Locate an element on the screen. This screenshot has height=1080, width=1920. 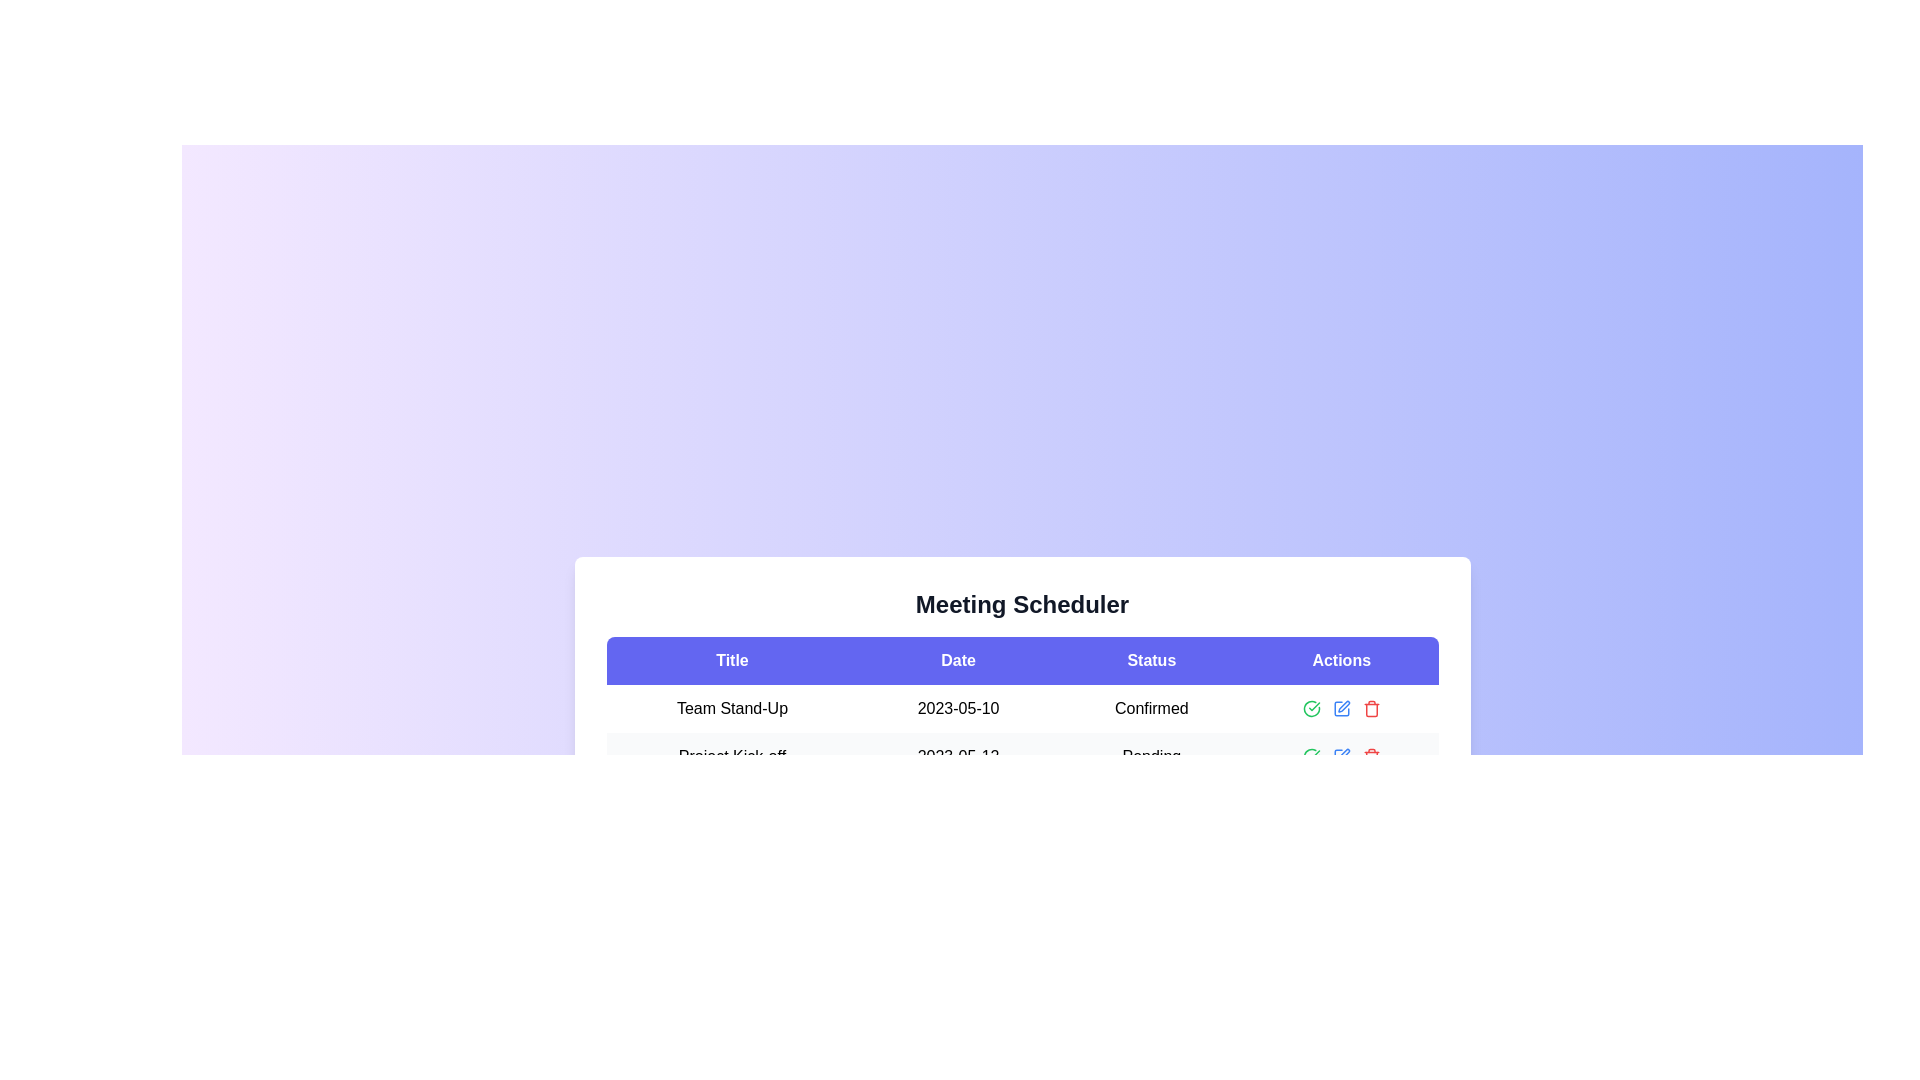
the edit button located in the Actions column of the table row, which is the second icon from the left in a group of three interactive icons is located at coordinates (1341, 756).